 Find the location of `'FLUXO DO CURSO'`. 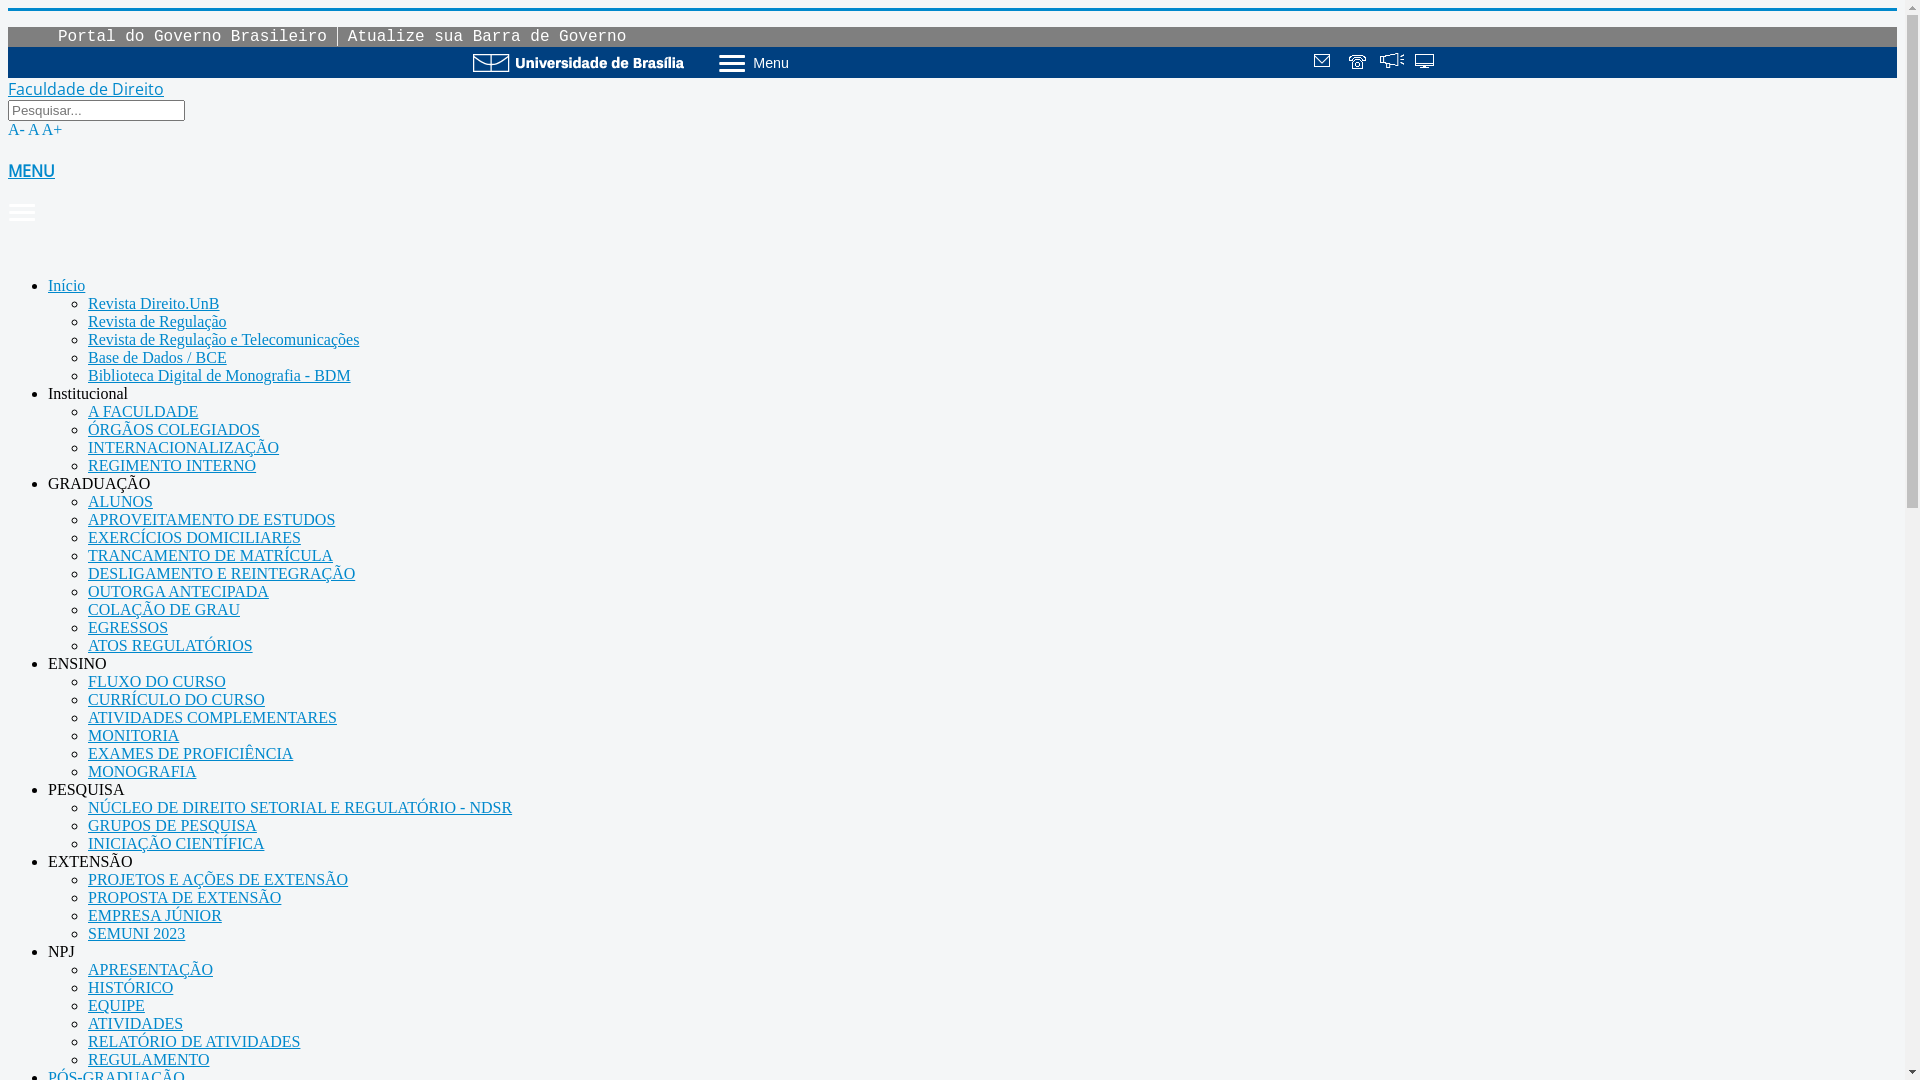

'FLUXO DO CURSO' is located at coordinates (156, 680).